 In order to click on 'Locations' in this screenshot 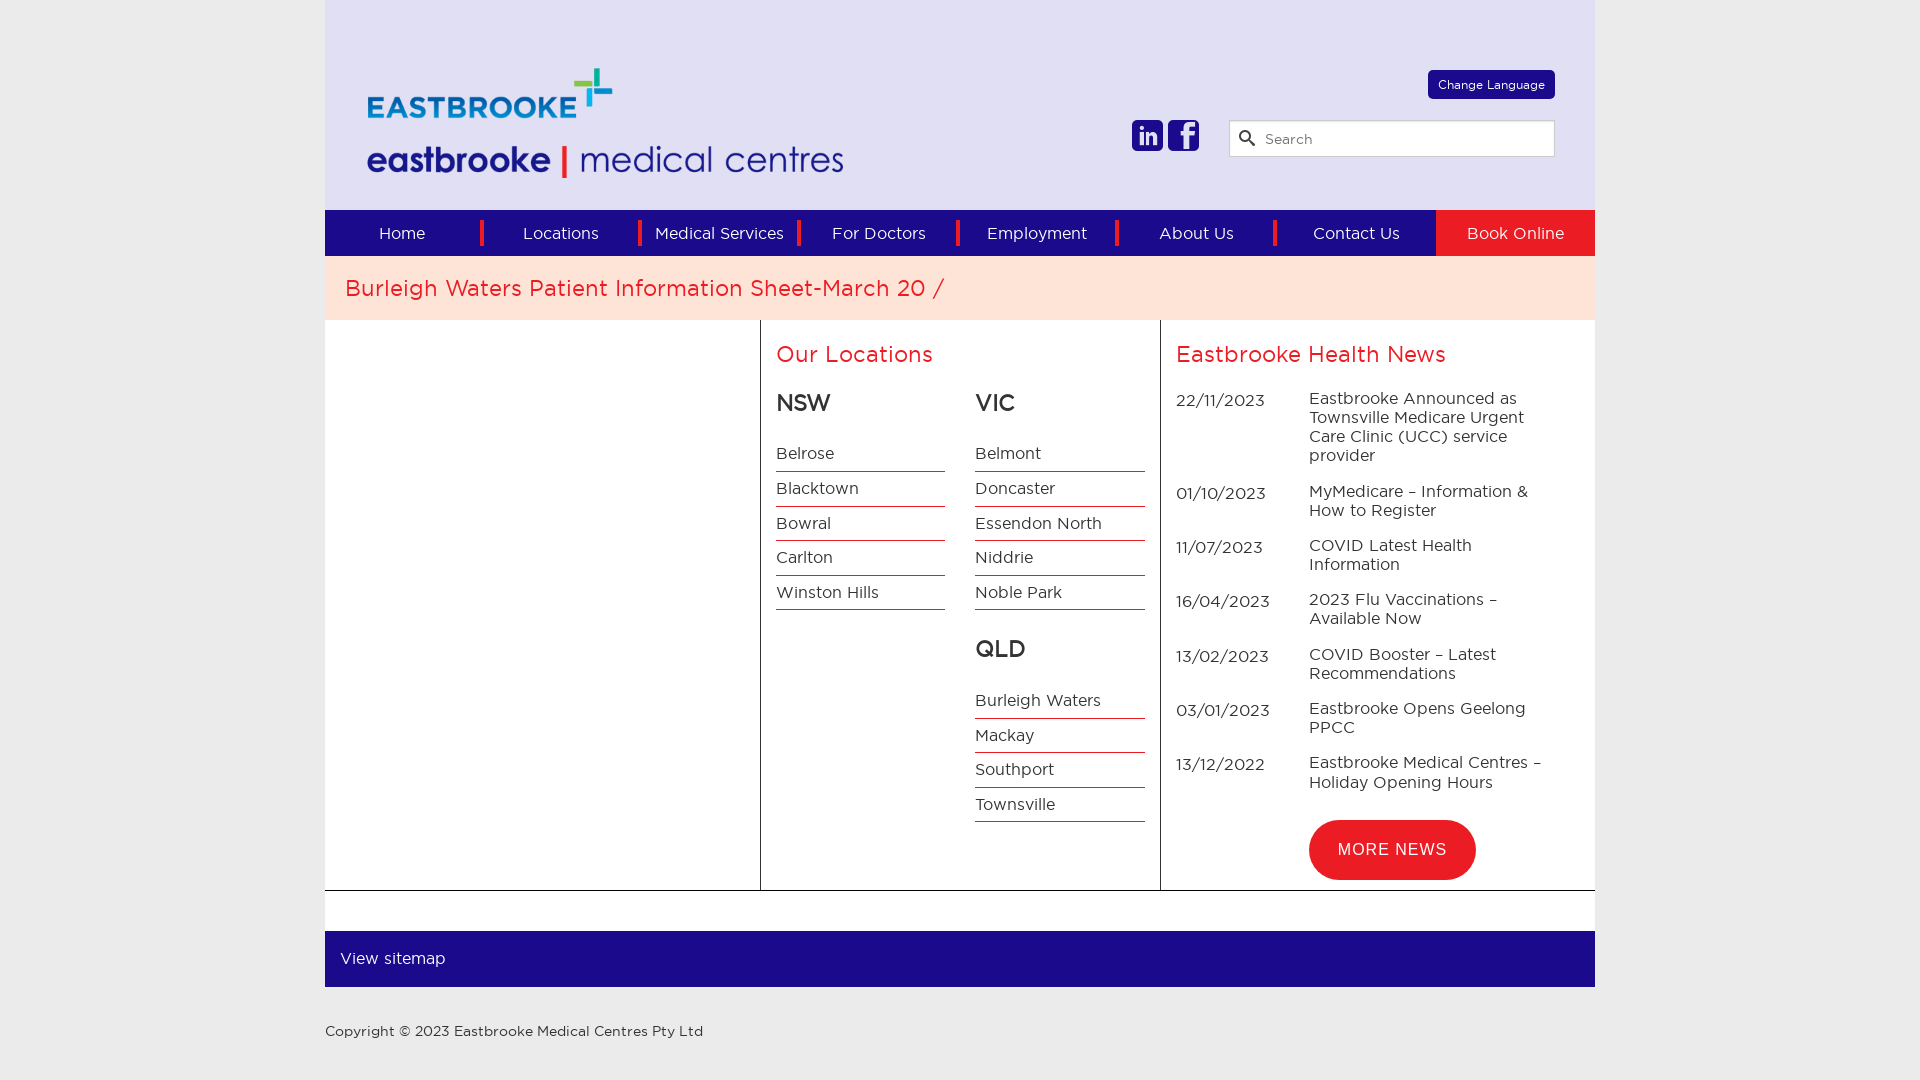, I will do `click(562, 231)`.